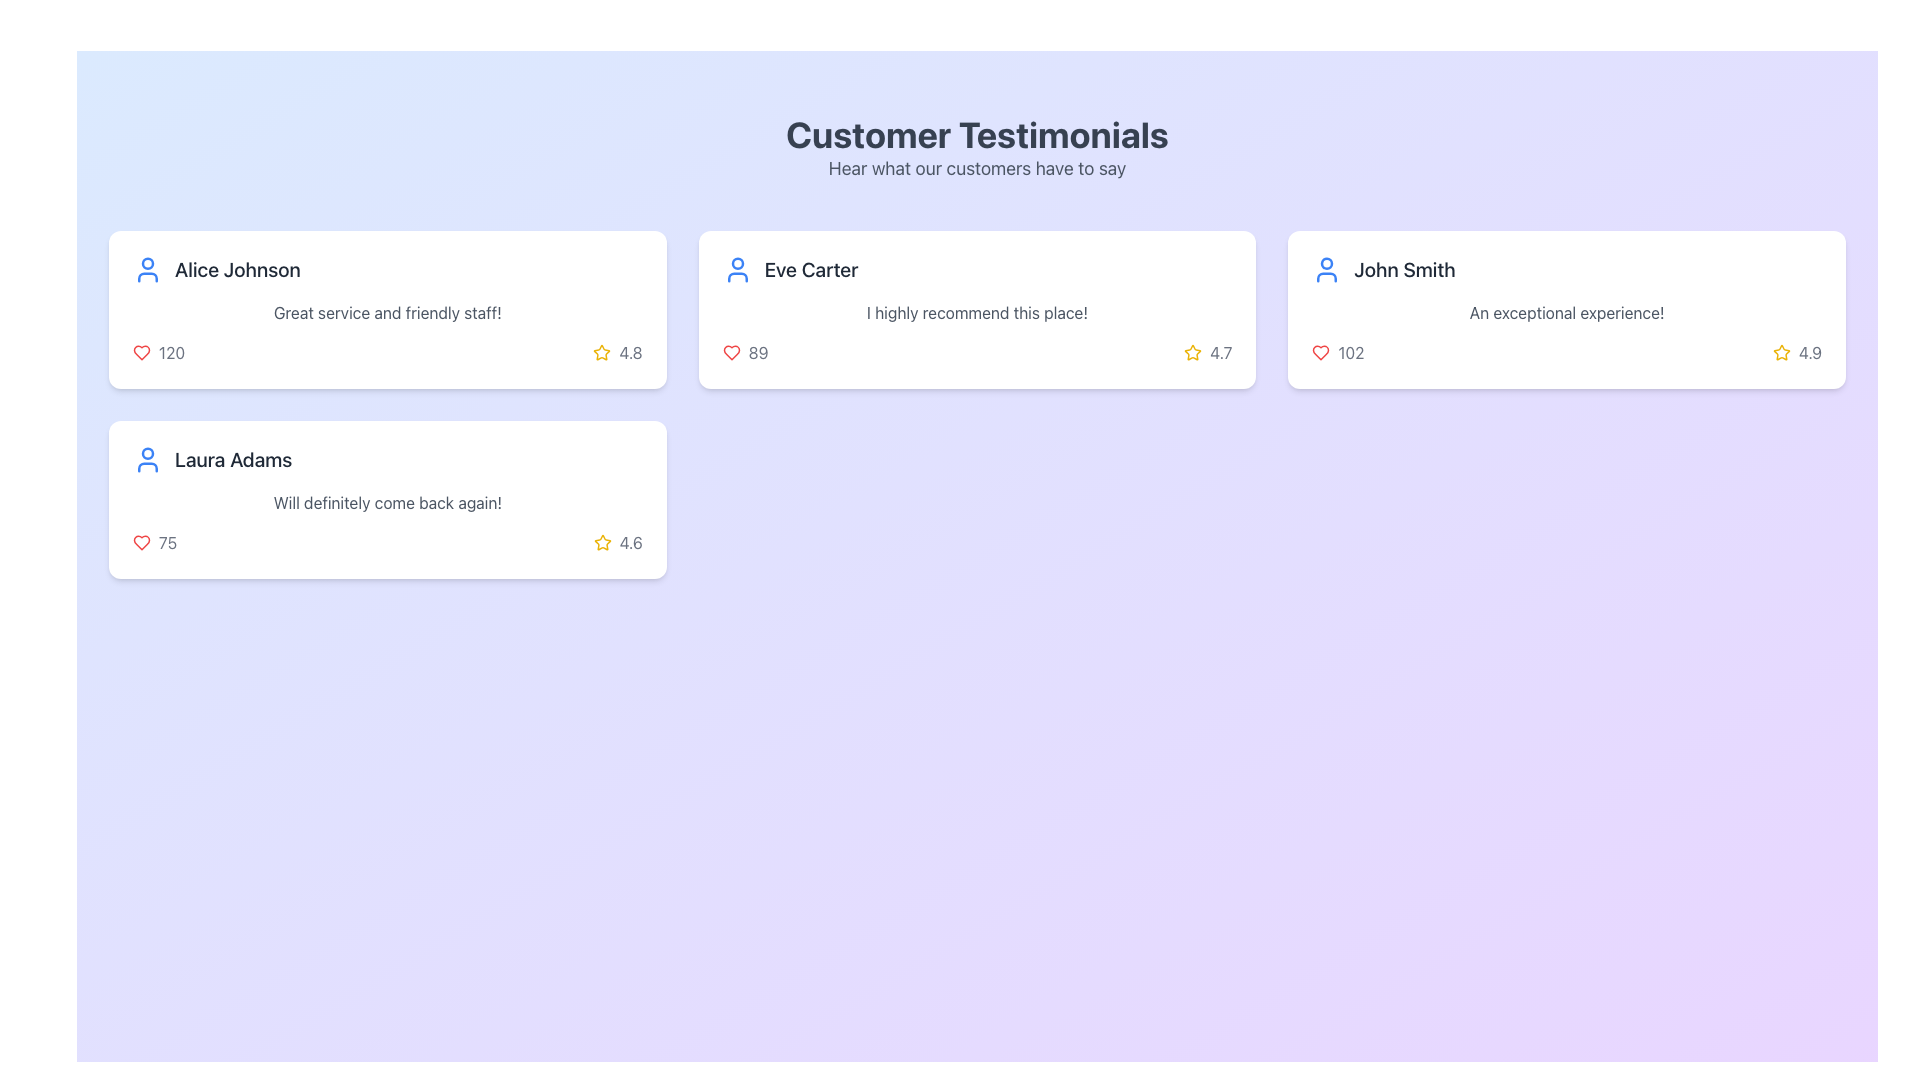 Image resolution: width=1920 pixels, height=1080 pixels. What do you see at coordinates (1321, 352) in the screenshot?
I see `the heart icon filled with red color, which symbolizes a 'like' feature, located directly to the left of the textual element '102' within the card associated with 'John Smith'` at bounding box center [1321, 352].